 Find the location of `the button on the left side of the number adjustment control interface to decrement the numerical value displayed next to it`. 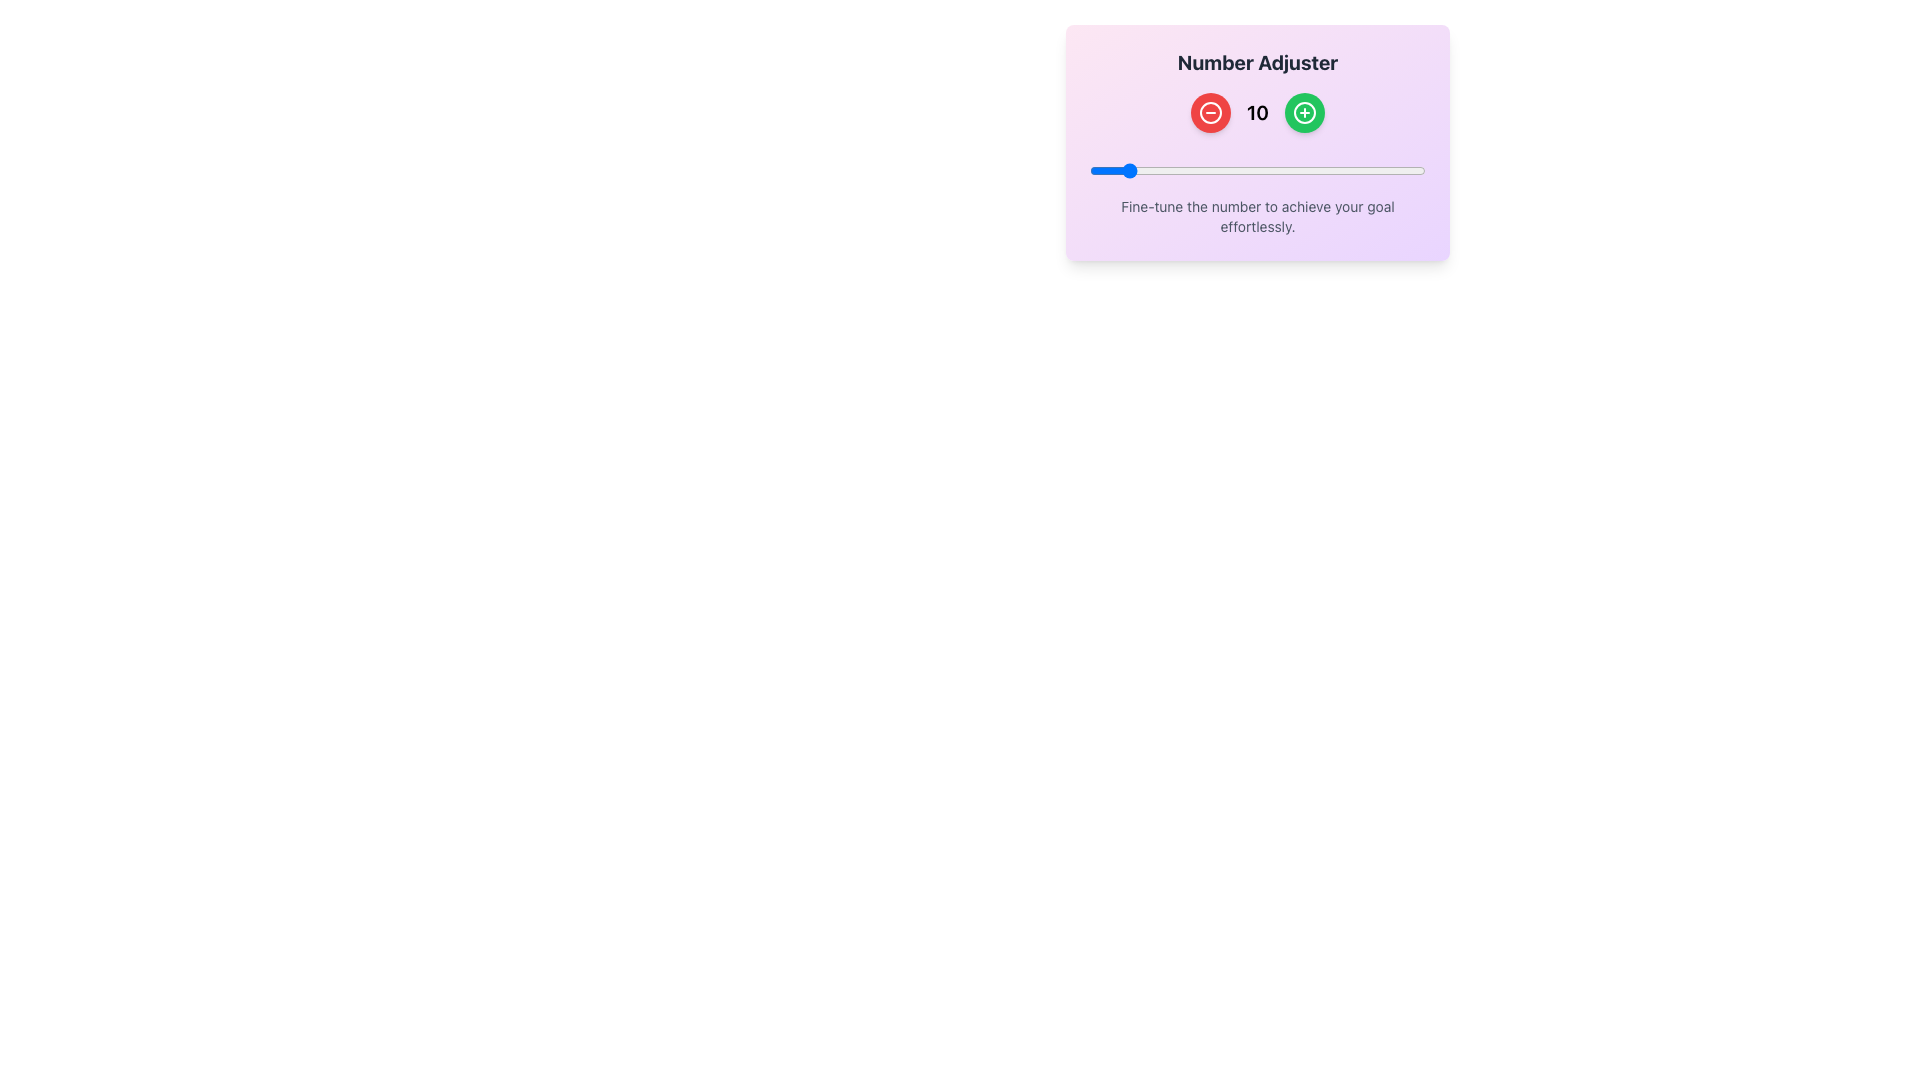

the button on the left side of the number adjustment control interface to decrement the numerical value displayed next to it is located at coordinates (1209, 112).